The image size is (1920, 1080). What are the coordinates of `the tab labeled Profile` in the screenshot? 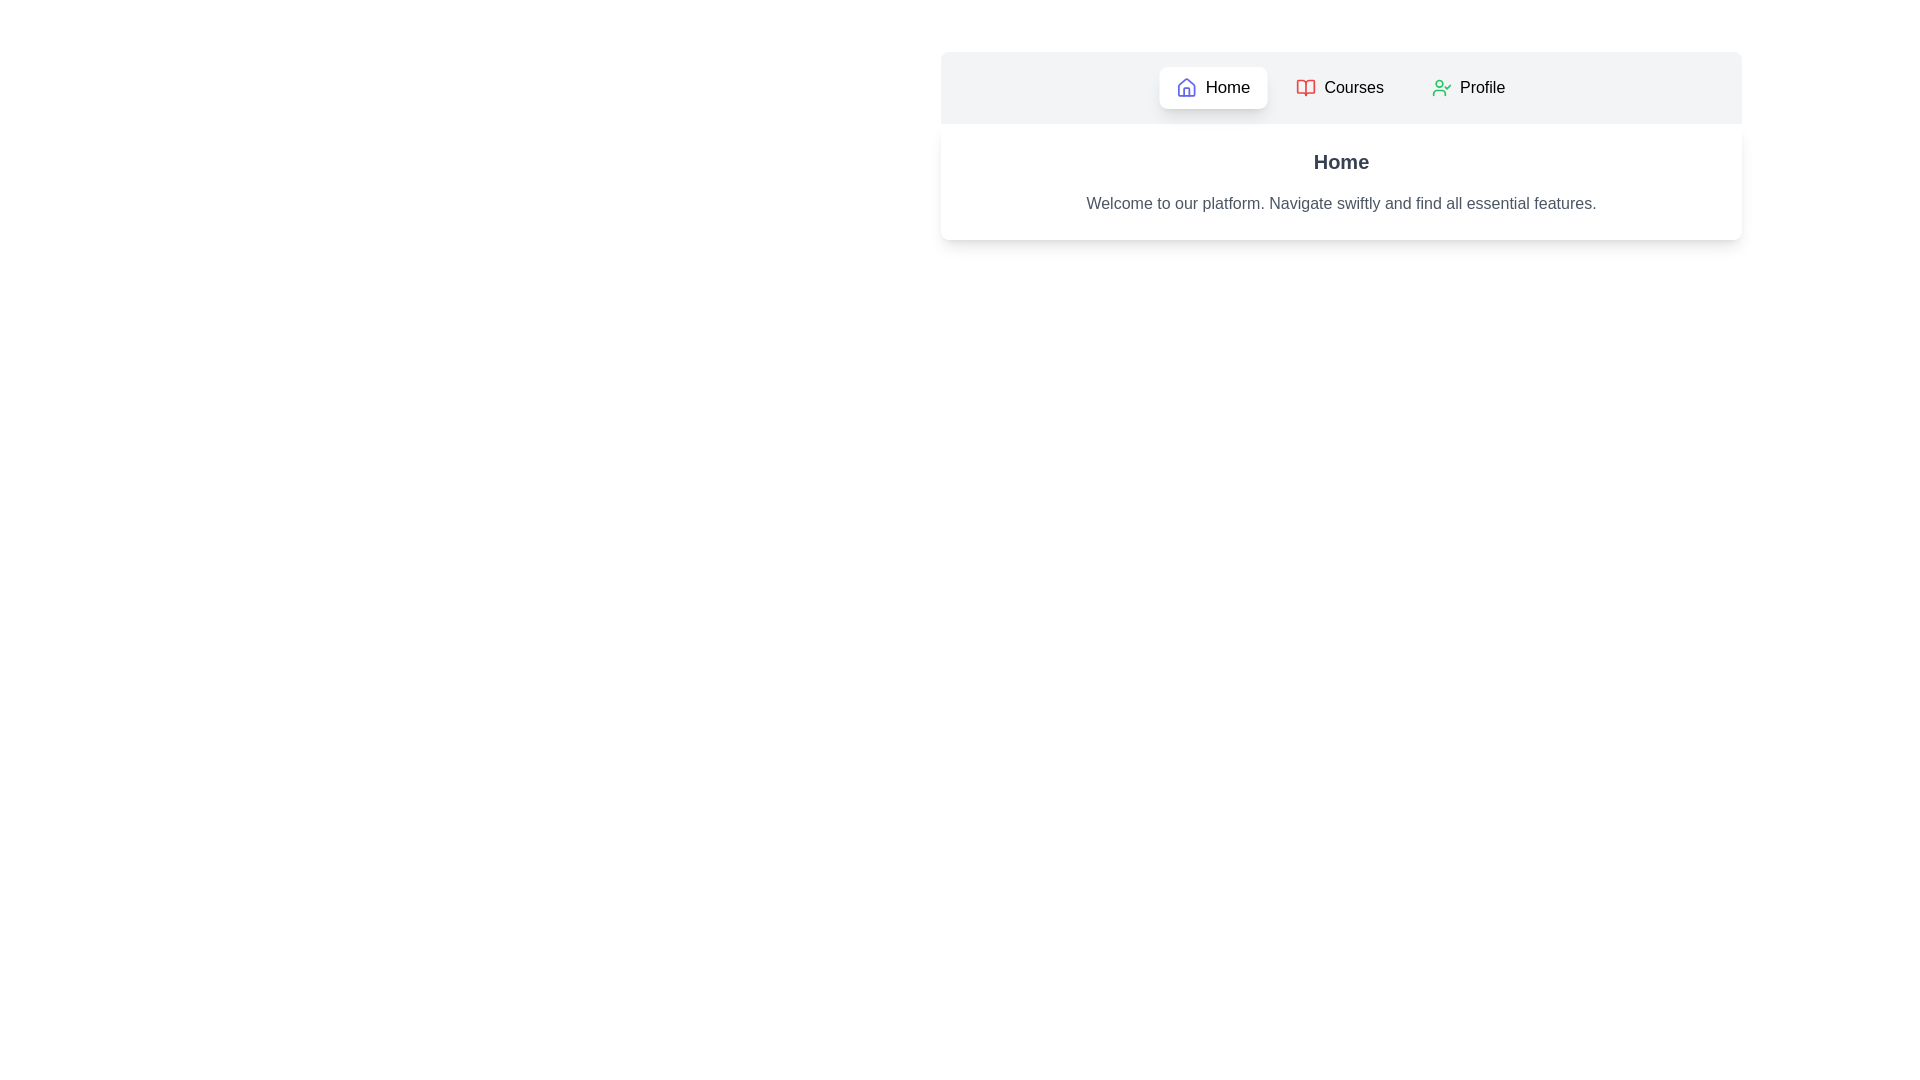 It's located at (1468, 87).